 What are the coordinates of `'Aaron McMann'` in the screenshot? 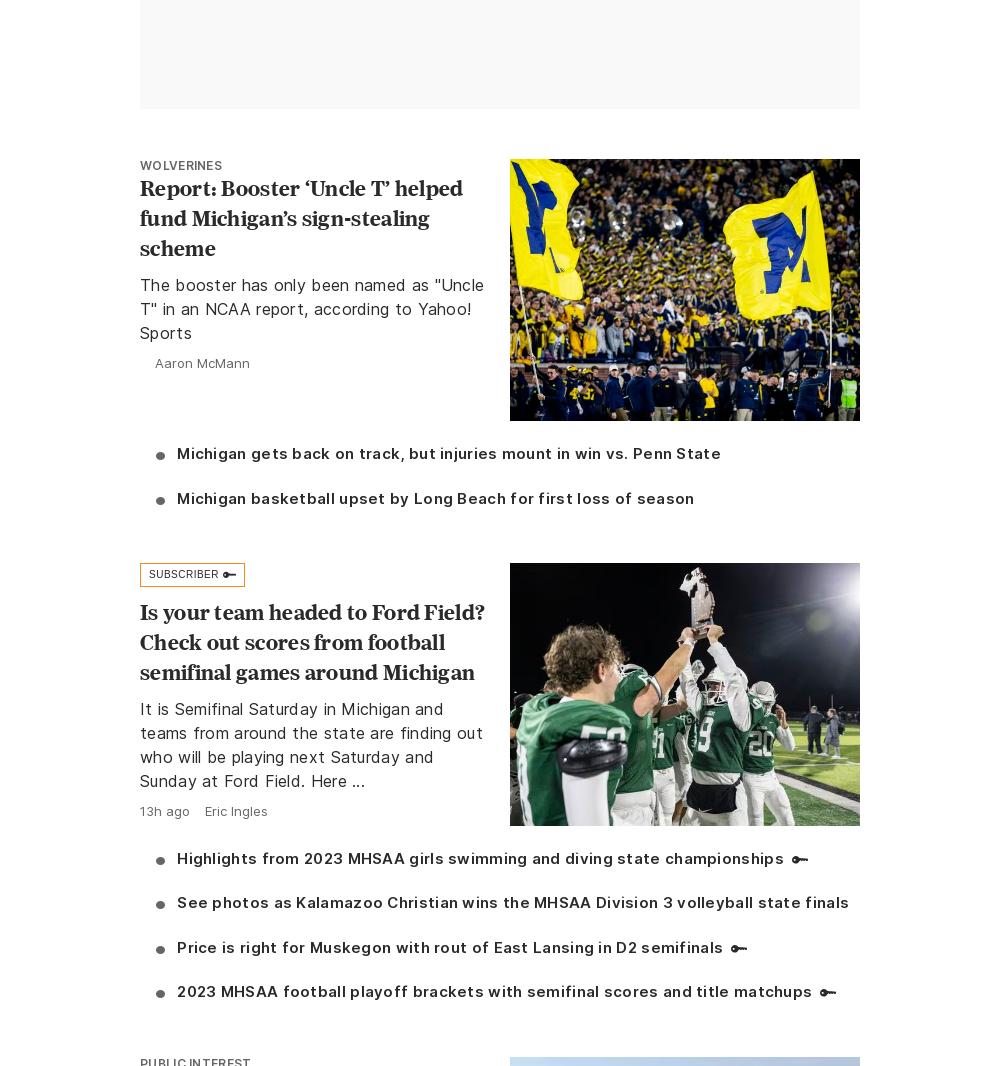 It's located at (155, 362).